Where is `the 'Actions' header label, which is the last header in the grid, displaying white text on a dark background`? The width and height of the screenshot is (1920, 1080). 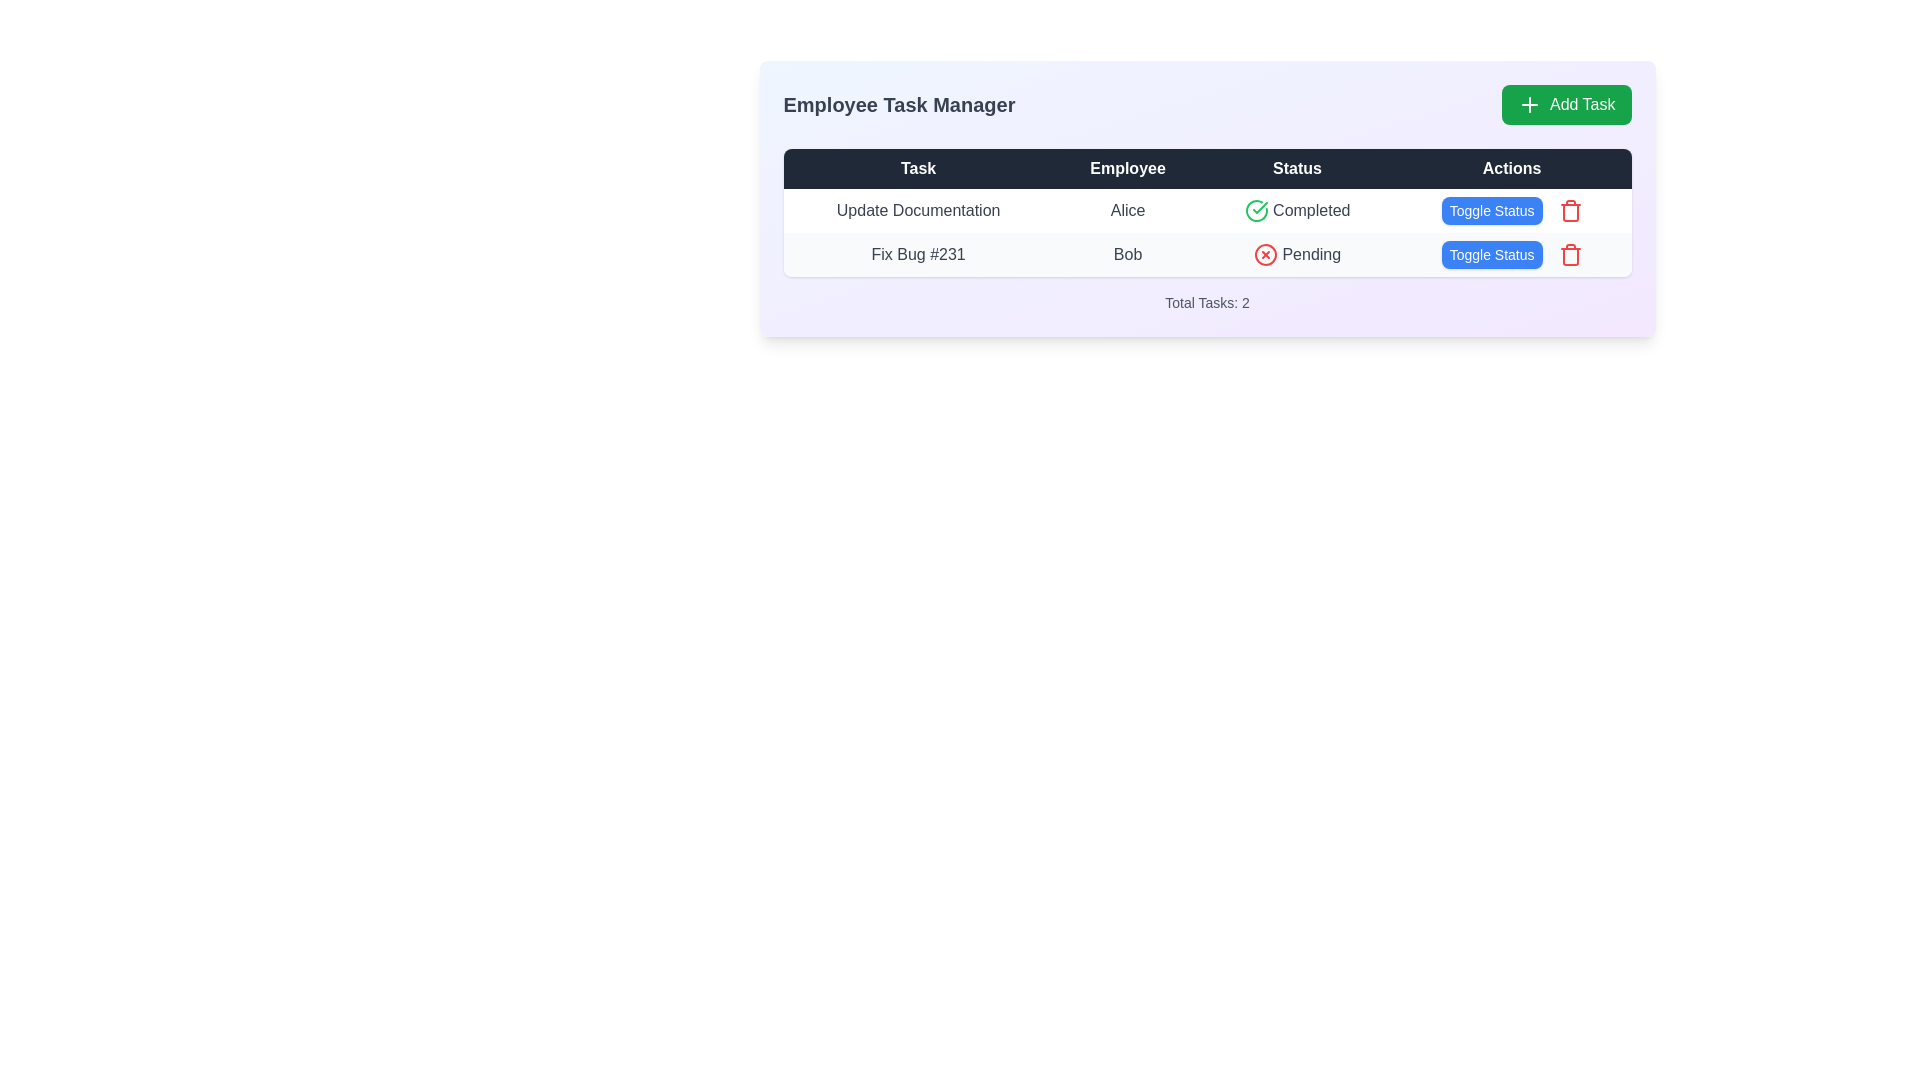
the 'Actions' header label, which is the last header in the grid, displaying white text on a dark background is located at coordinates (1512, 168).